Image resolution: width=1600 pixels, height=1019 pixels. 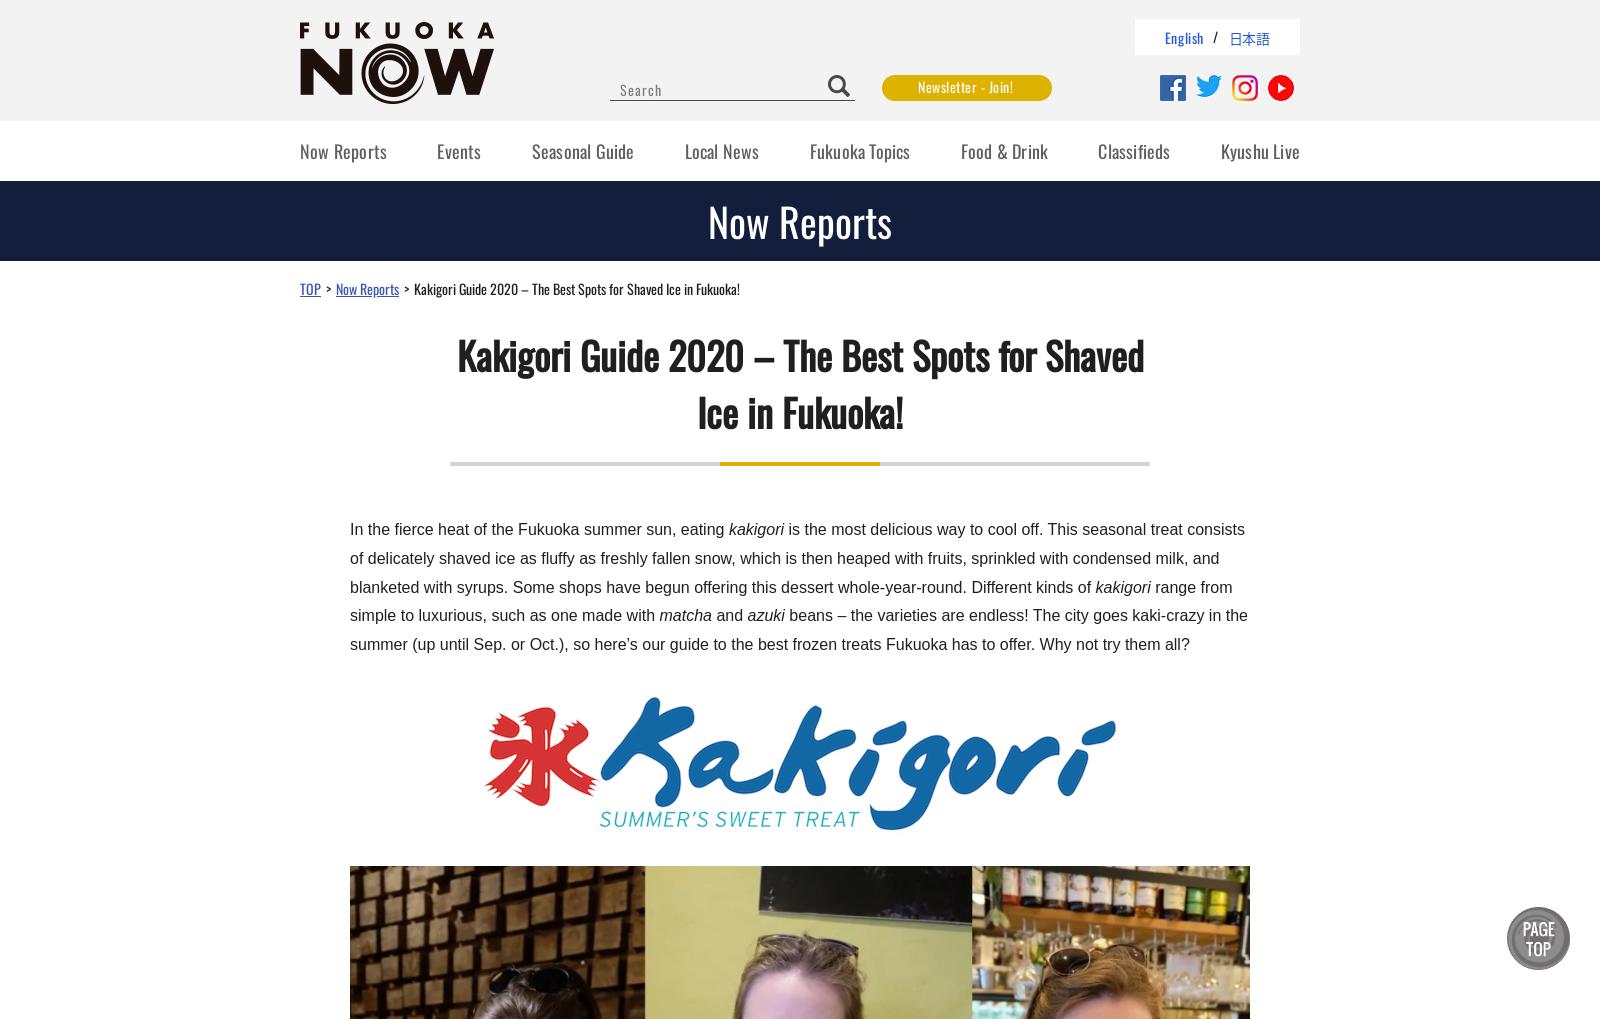 I want to click on 'Seasonal Guide', so click(x=581, y=151).